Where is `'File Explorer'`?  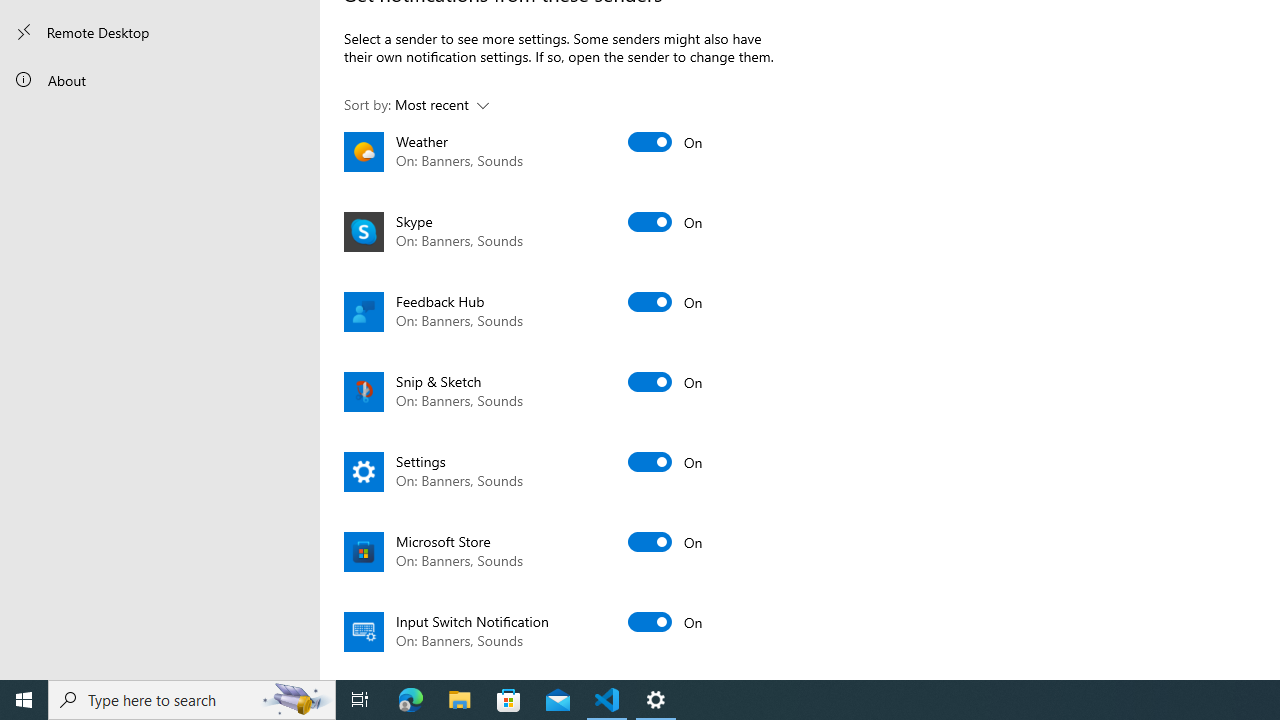 'File Explorer' is located at coordinates (459, 698).